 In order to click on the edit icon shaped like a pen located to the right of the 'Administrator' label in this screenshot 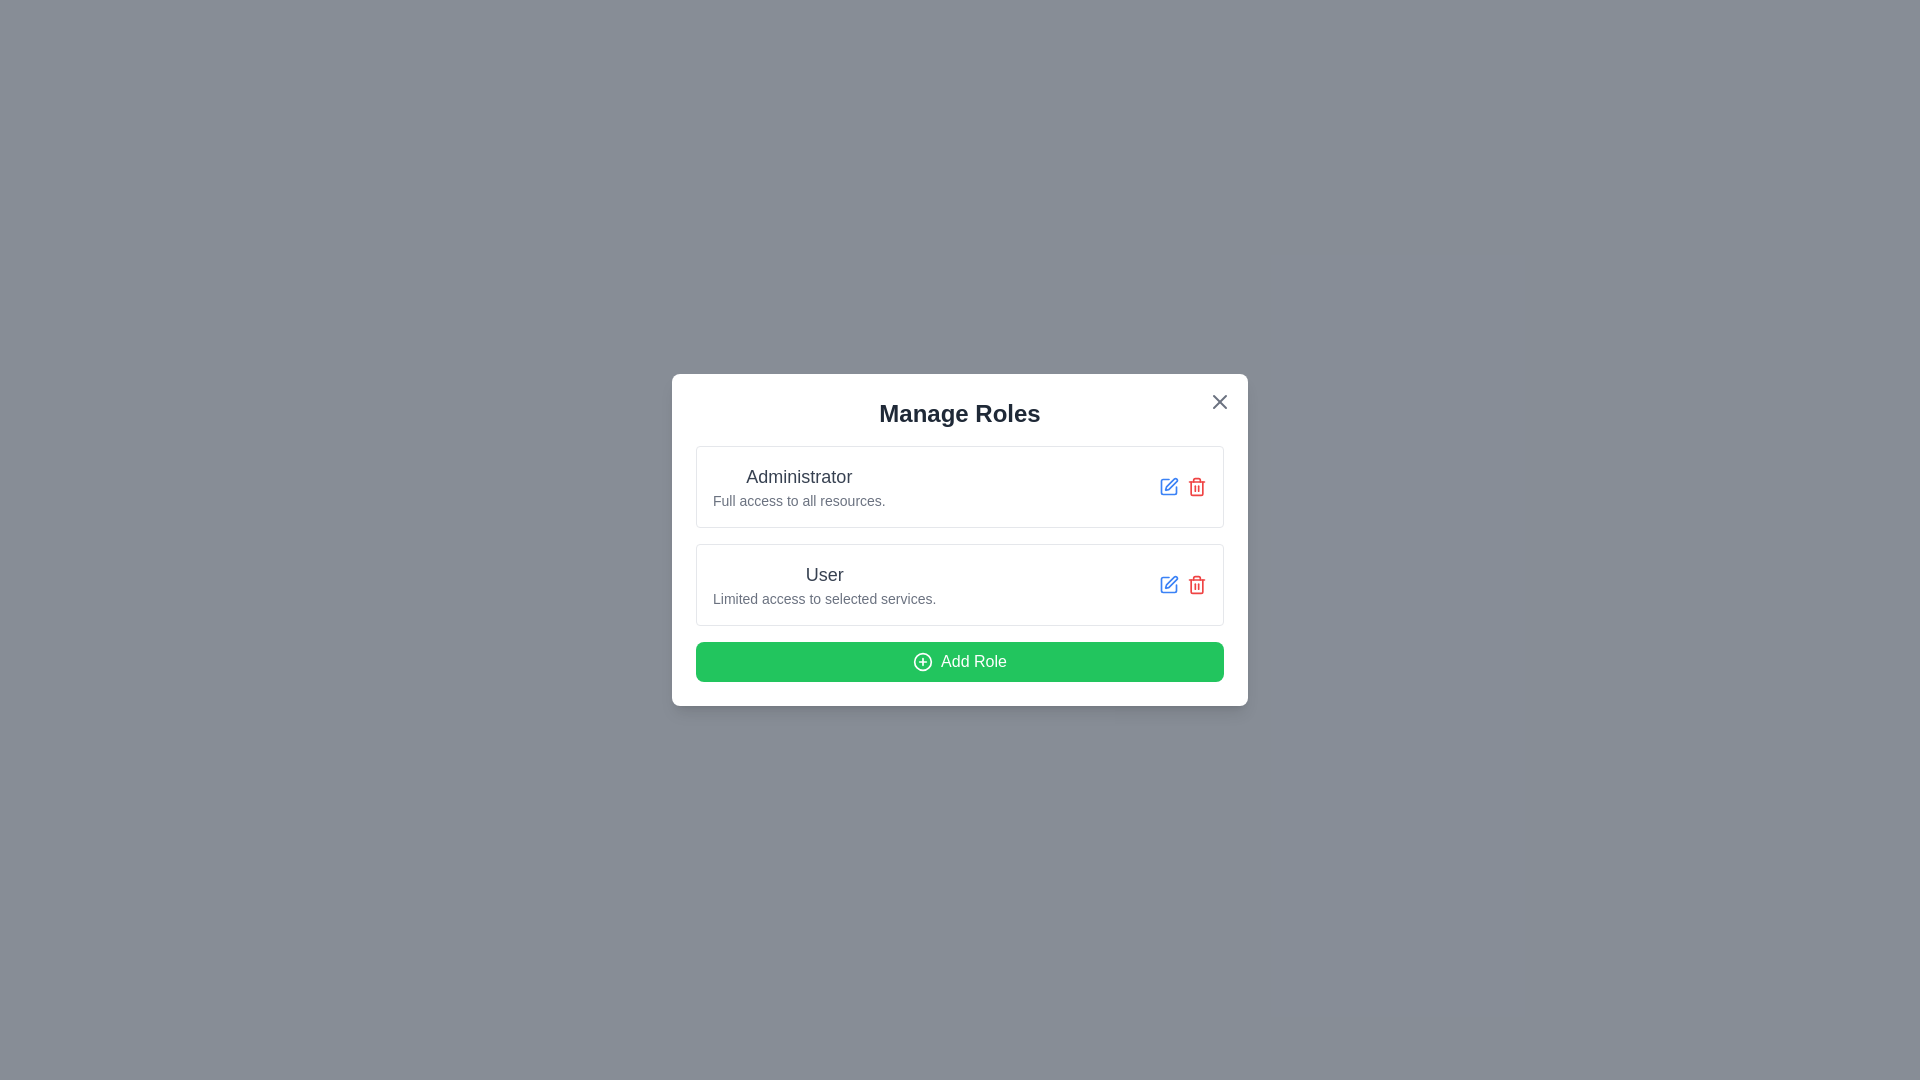, I will do `click(1171, 484)`.